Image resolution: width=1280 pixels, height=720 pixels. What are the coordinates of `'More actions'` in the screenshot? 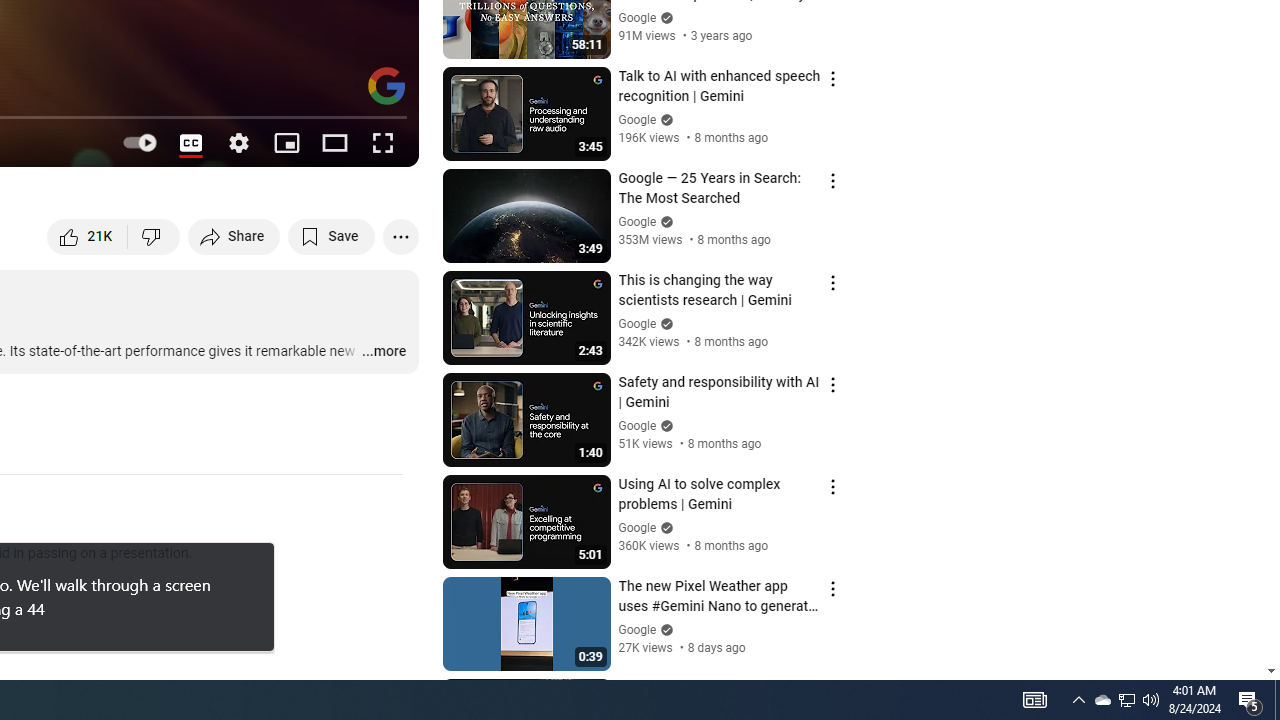 It's located at (400, 235).